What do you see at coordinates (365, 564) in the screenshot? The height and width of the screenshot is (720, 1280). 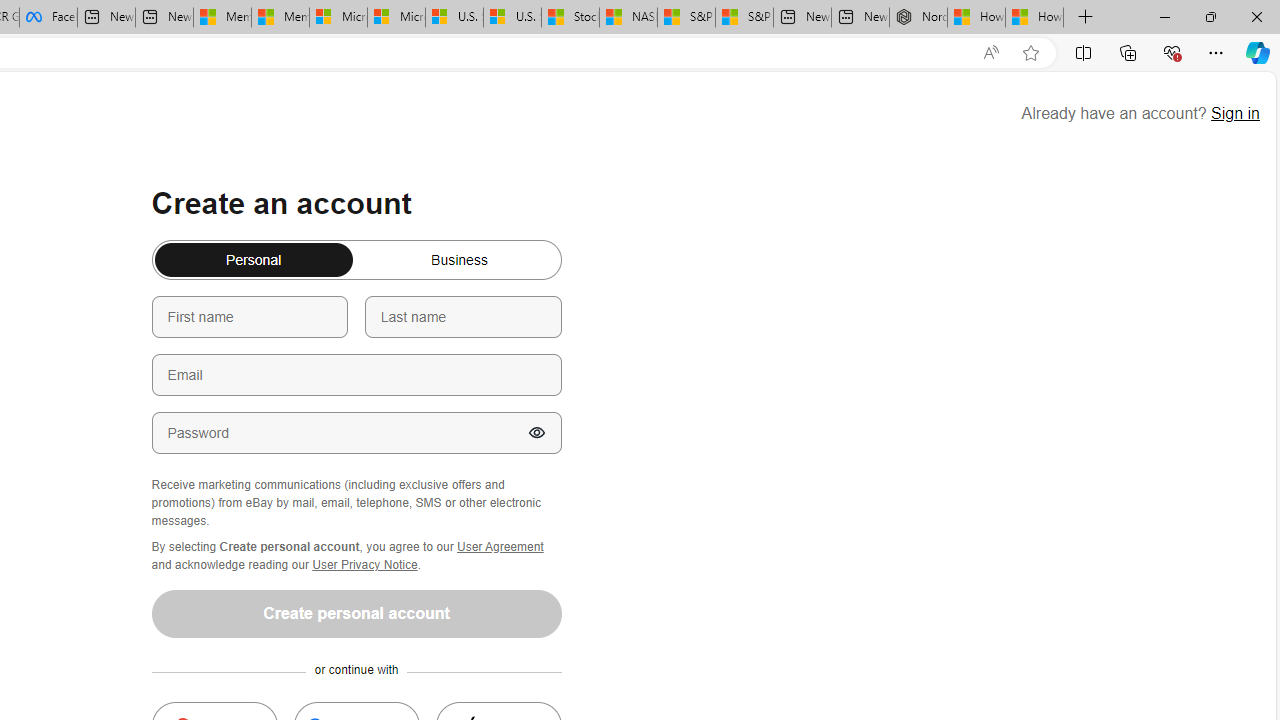 I see `'User Privacy Notice'` at bounding box center [365, 564].